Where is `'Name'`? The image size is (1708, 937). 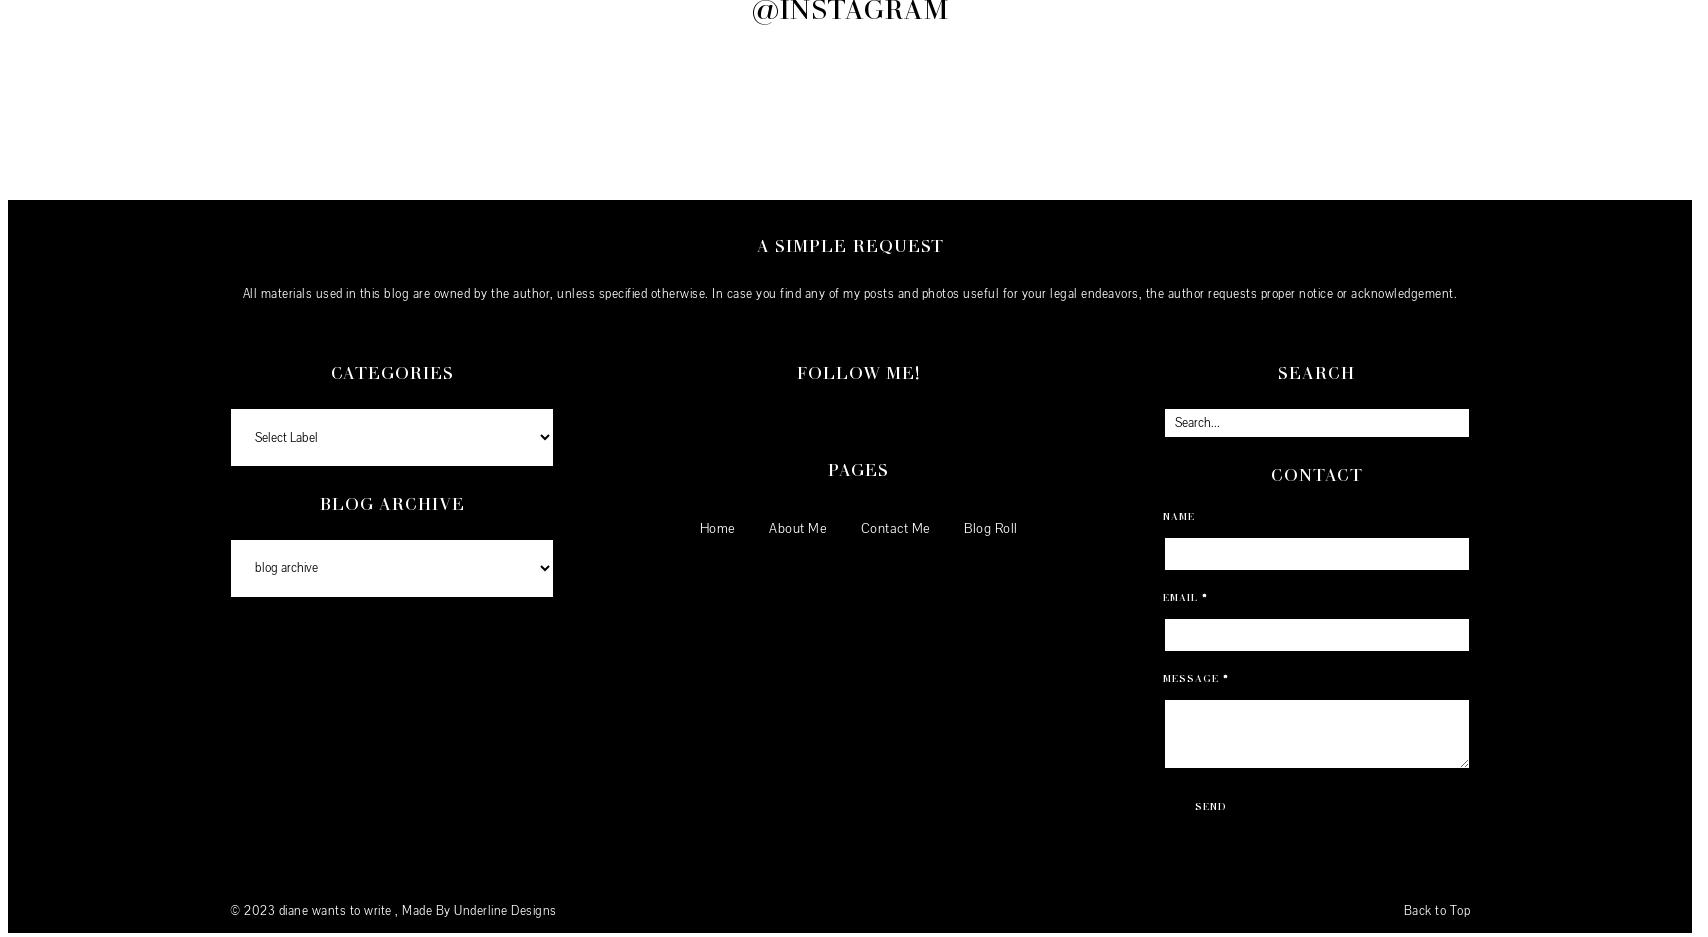
'Name' is located at coordinates (1162, 513).